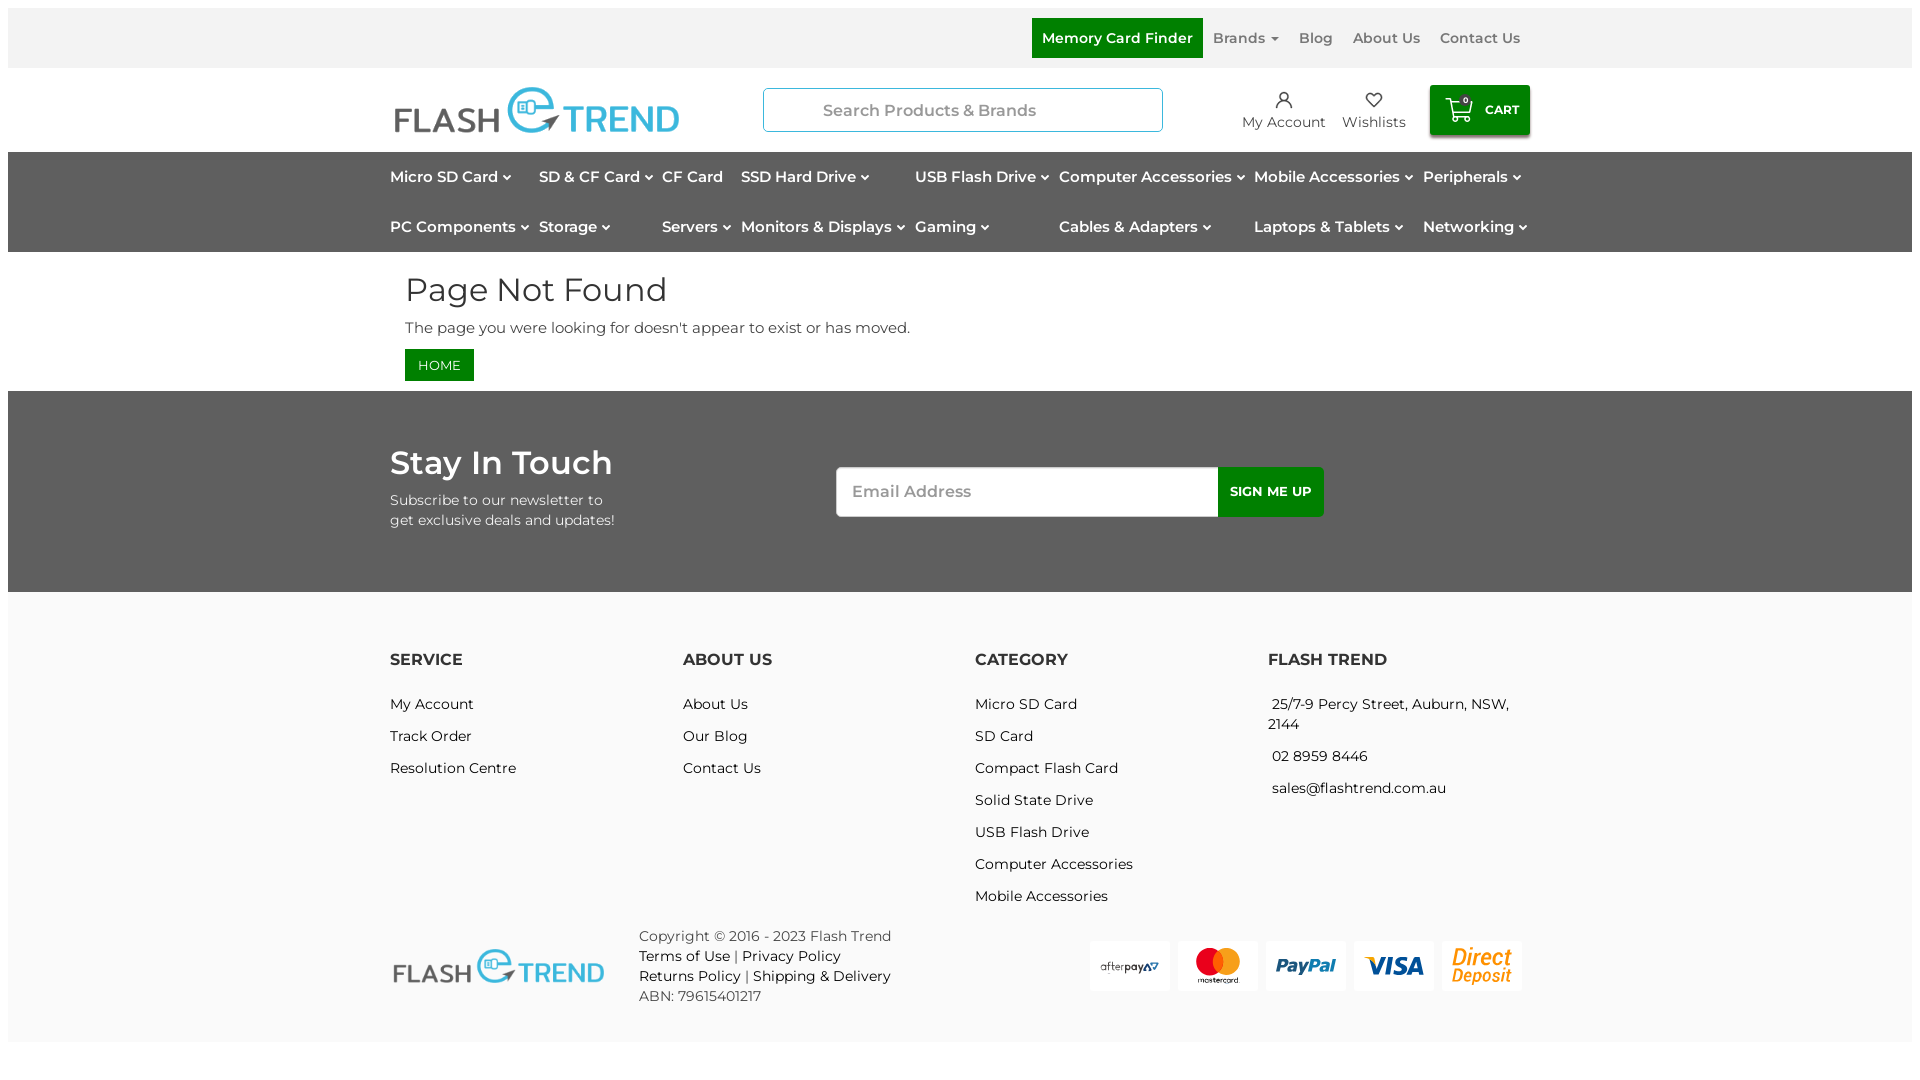 The image size is (1920, 1080). I want to click on 'Wishlists', so click(1372, 110).